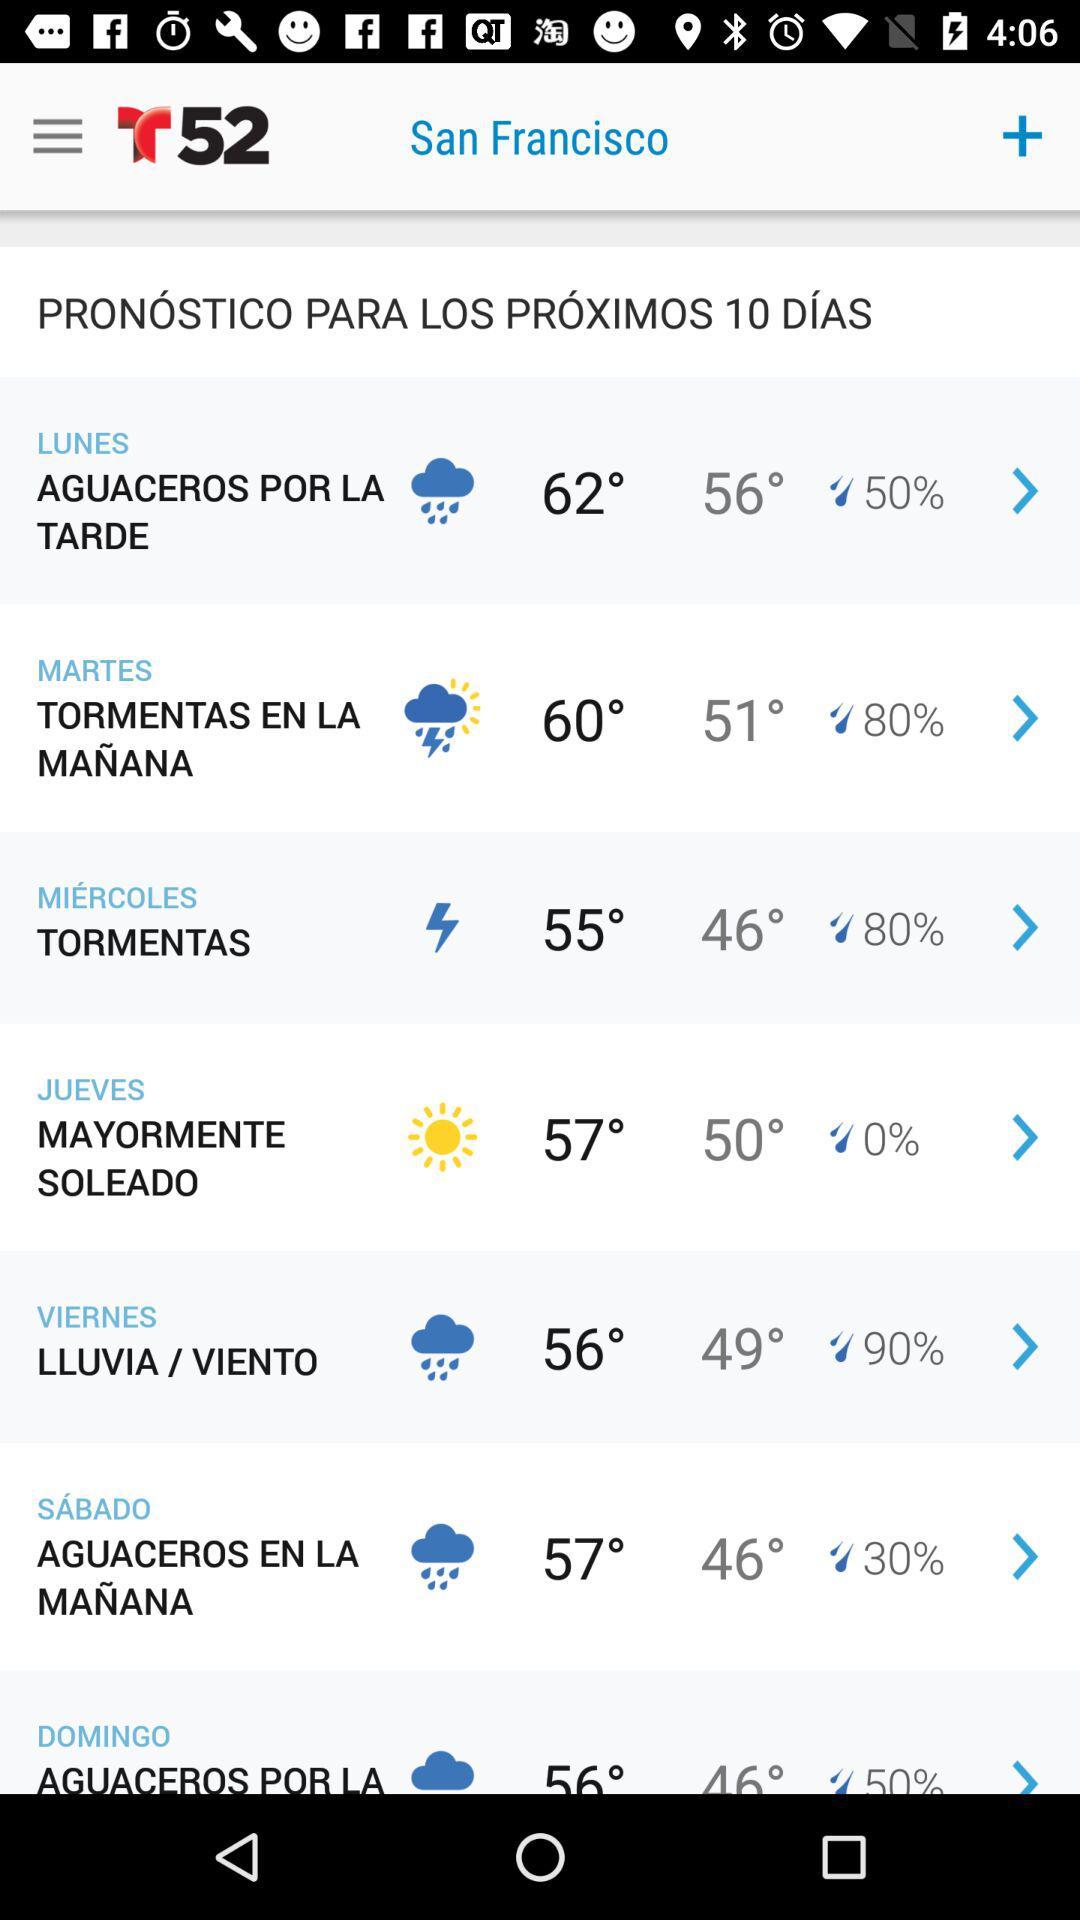 The image size is (1080, 1920). I want to click on the fifth button on the top right corner of the web page, so click(1025, 1137).